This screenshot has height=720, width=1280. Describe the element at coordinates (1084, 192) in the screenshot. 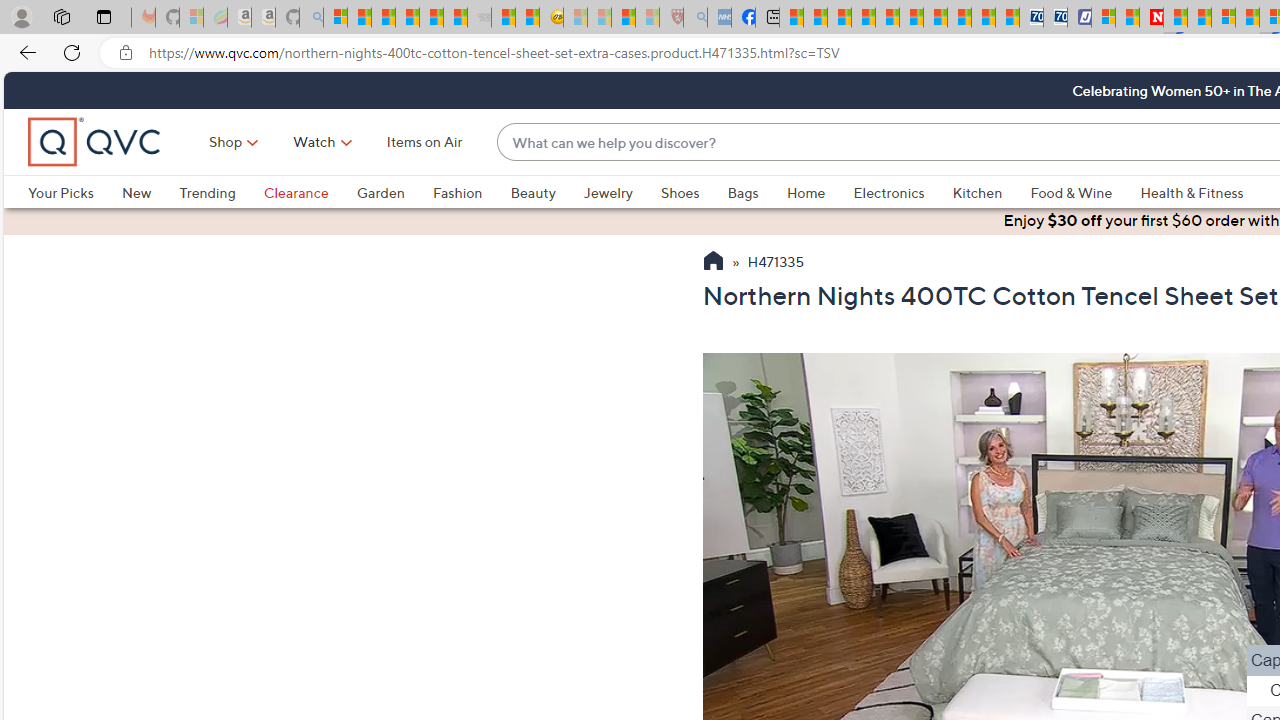

I see `'Food & Wine'` at that location.